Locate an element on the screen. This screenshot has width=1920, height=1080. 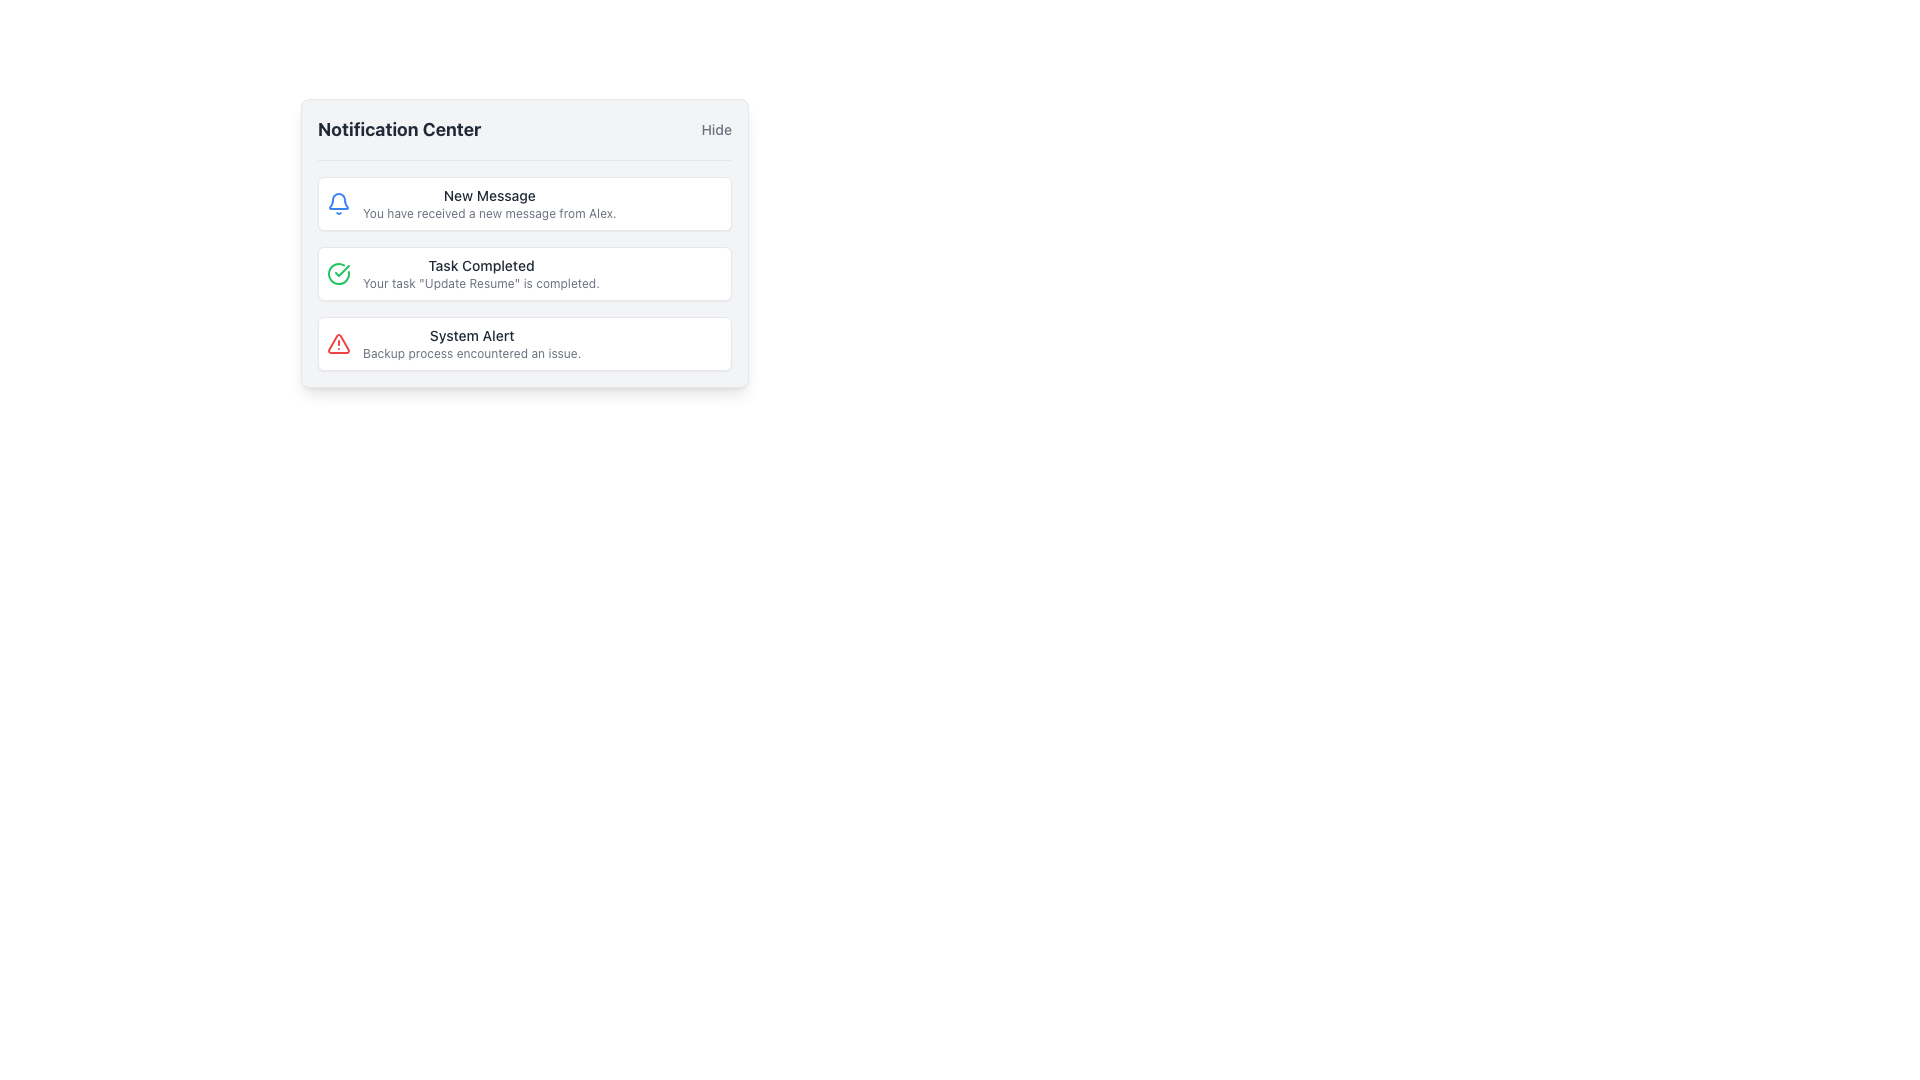
text content of the 'System Alert' label located in the third notification card of the Notification Center interface is located at coordinates (471, 334).